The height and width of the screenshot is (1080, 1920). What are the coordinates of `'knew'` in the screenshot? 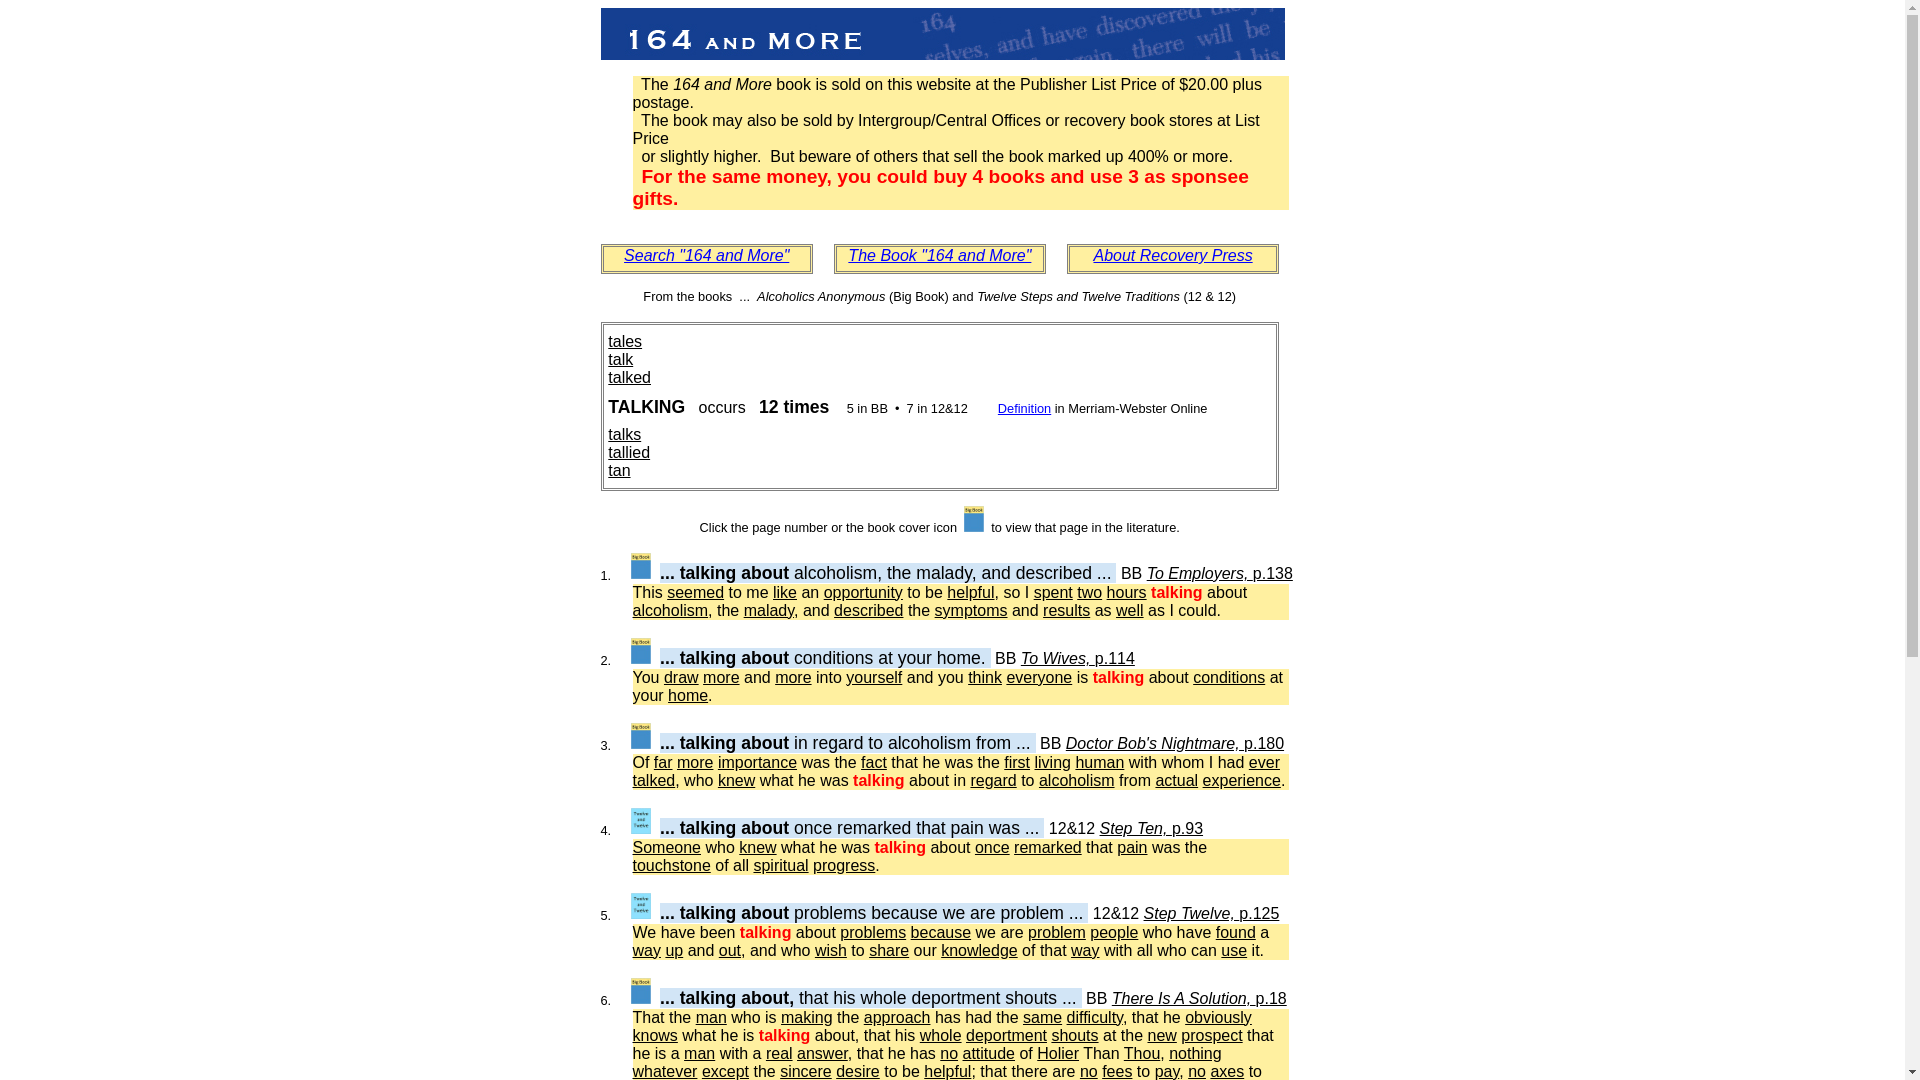 It's located at (738, 847).